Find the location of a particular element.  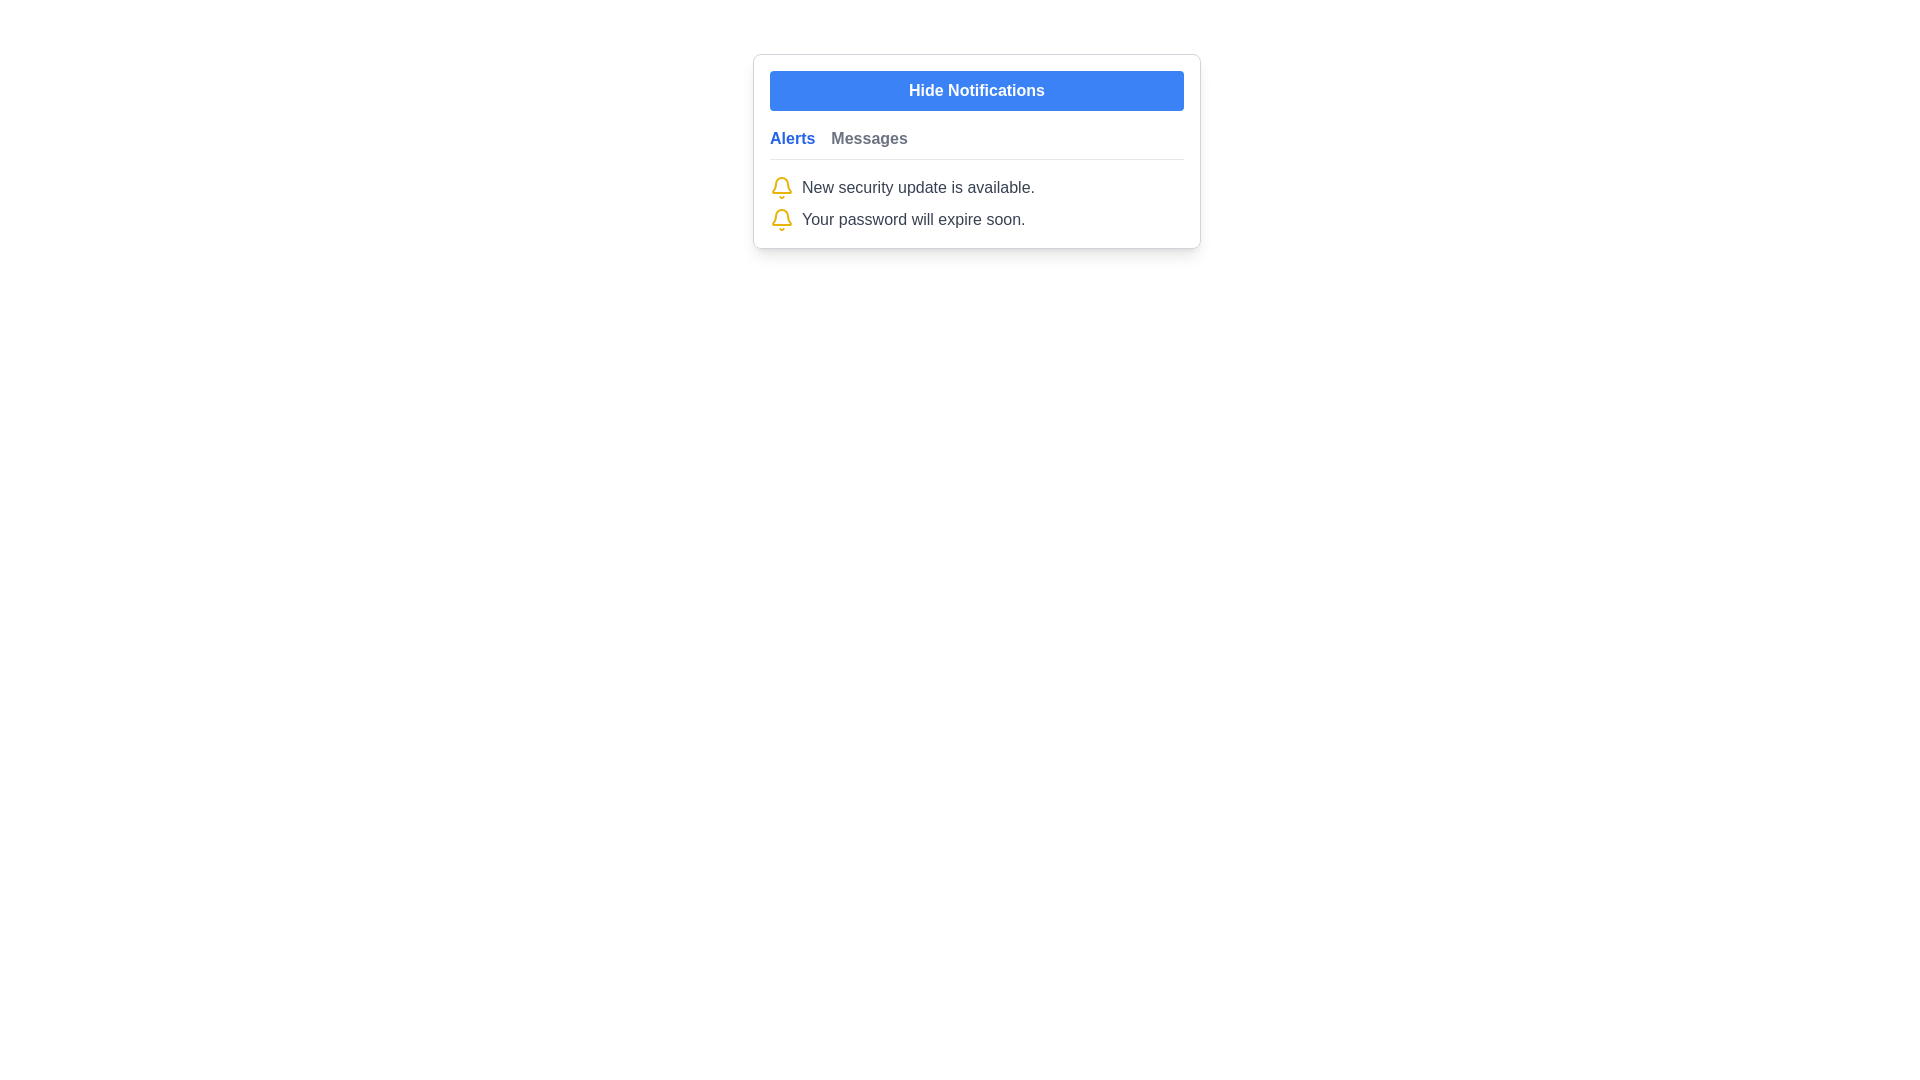

notification message that says 'New security update is available. Your password will expire soon.' which is the second notification under 'Alerts Messages.' is located at coordinates (977, 204).